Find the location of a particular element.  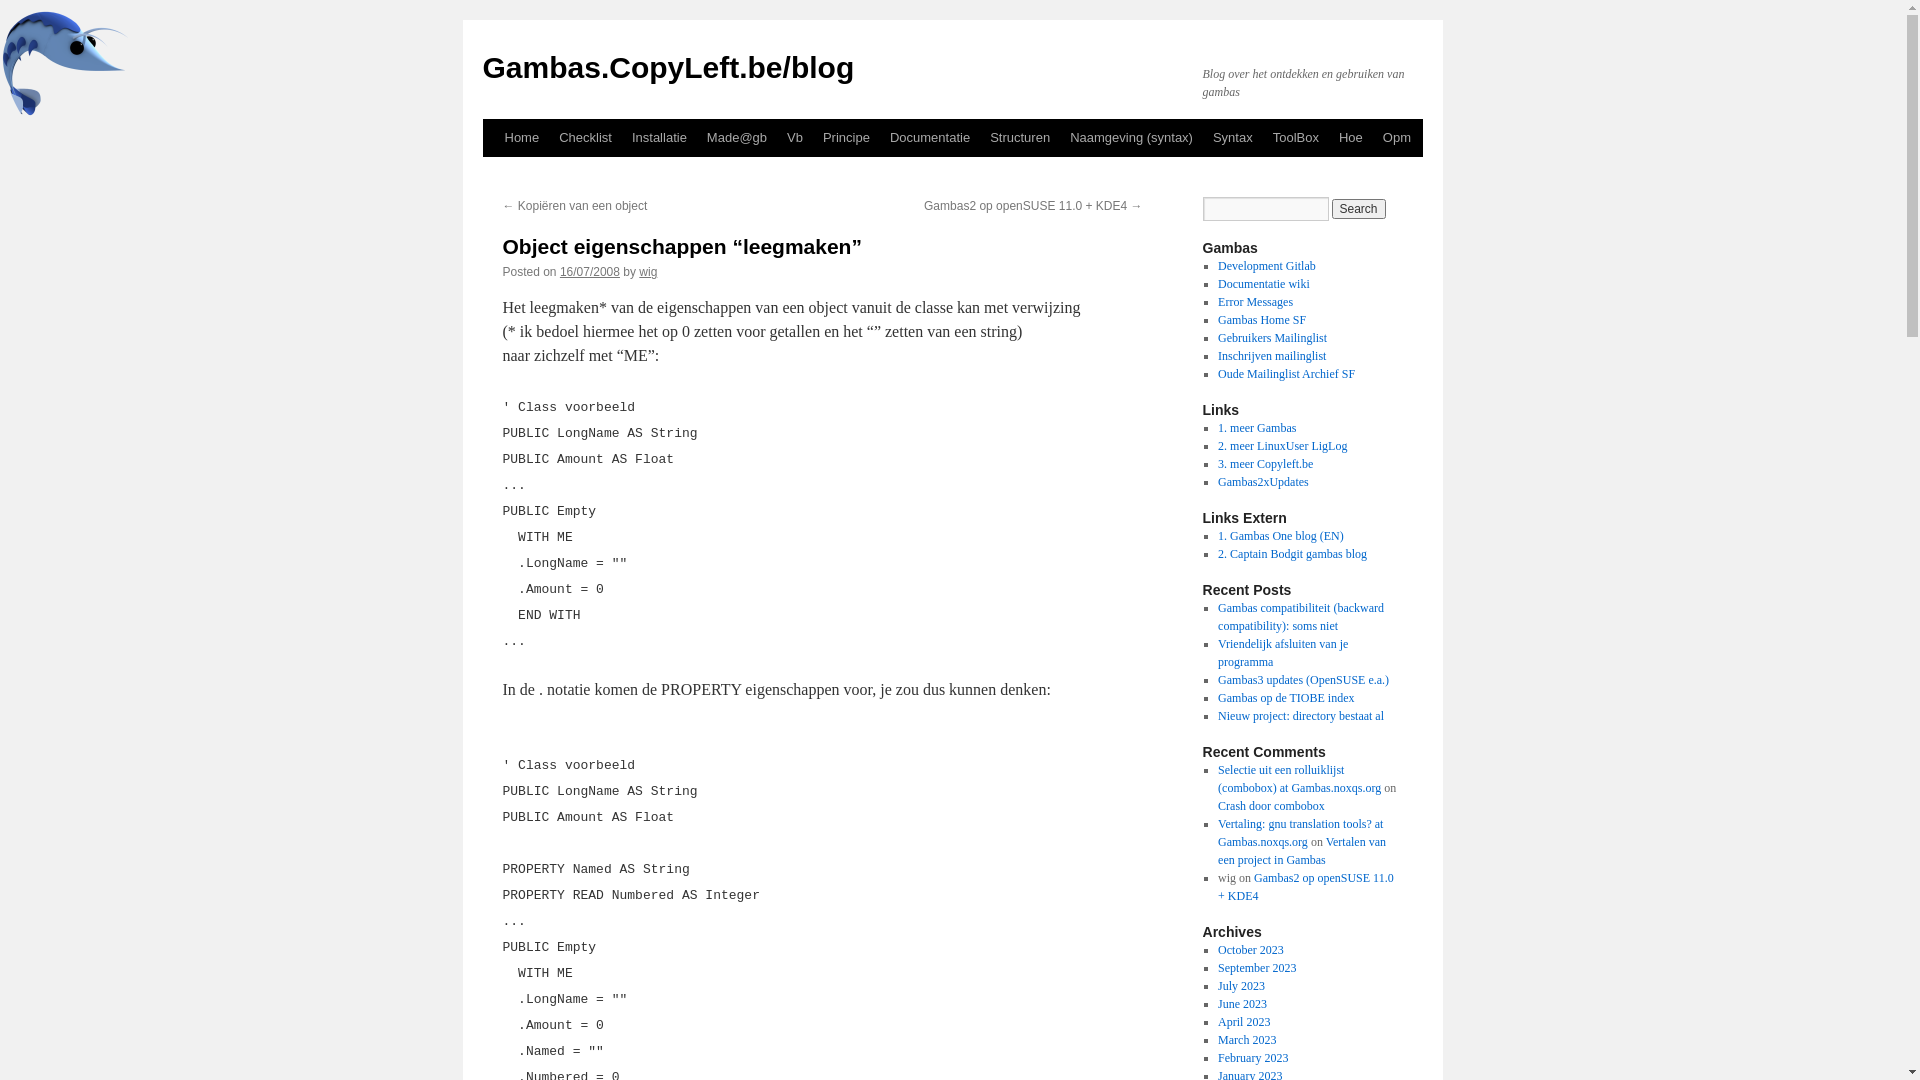

'Structuren' is located at coordinates (979, 137).